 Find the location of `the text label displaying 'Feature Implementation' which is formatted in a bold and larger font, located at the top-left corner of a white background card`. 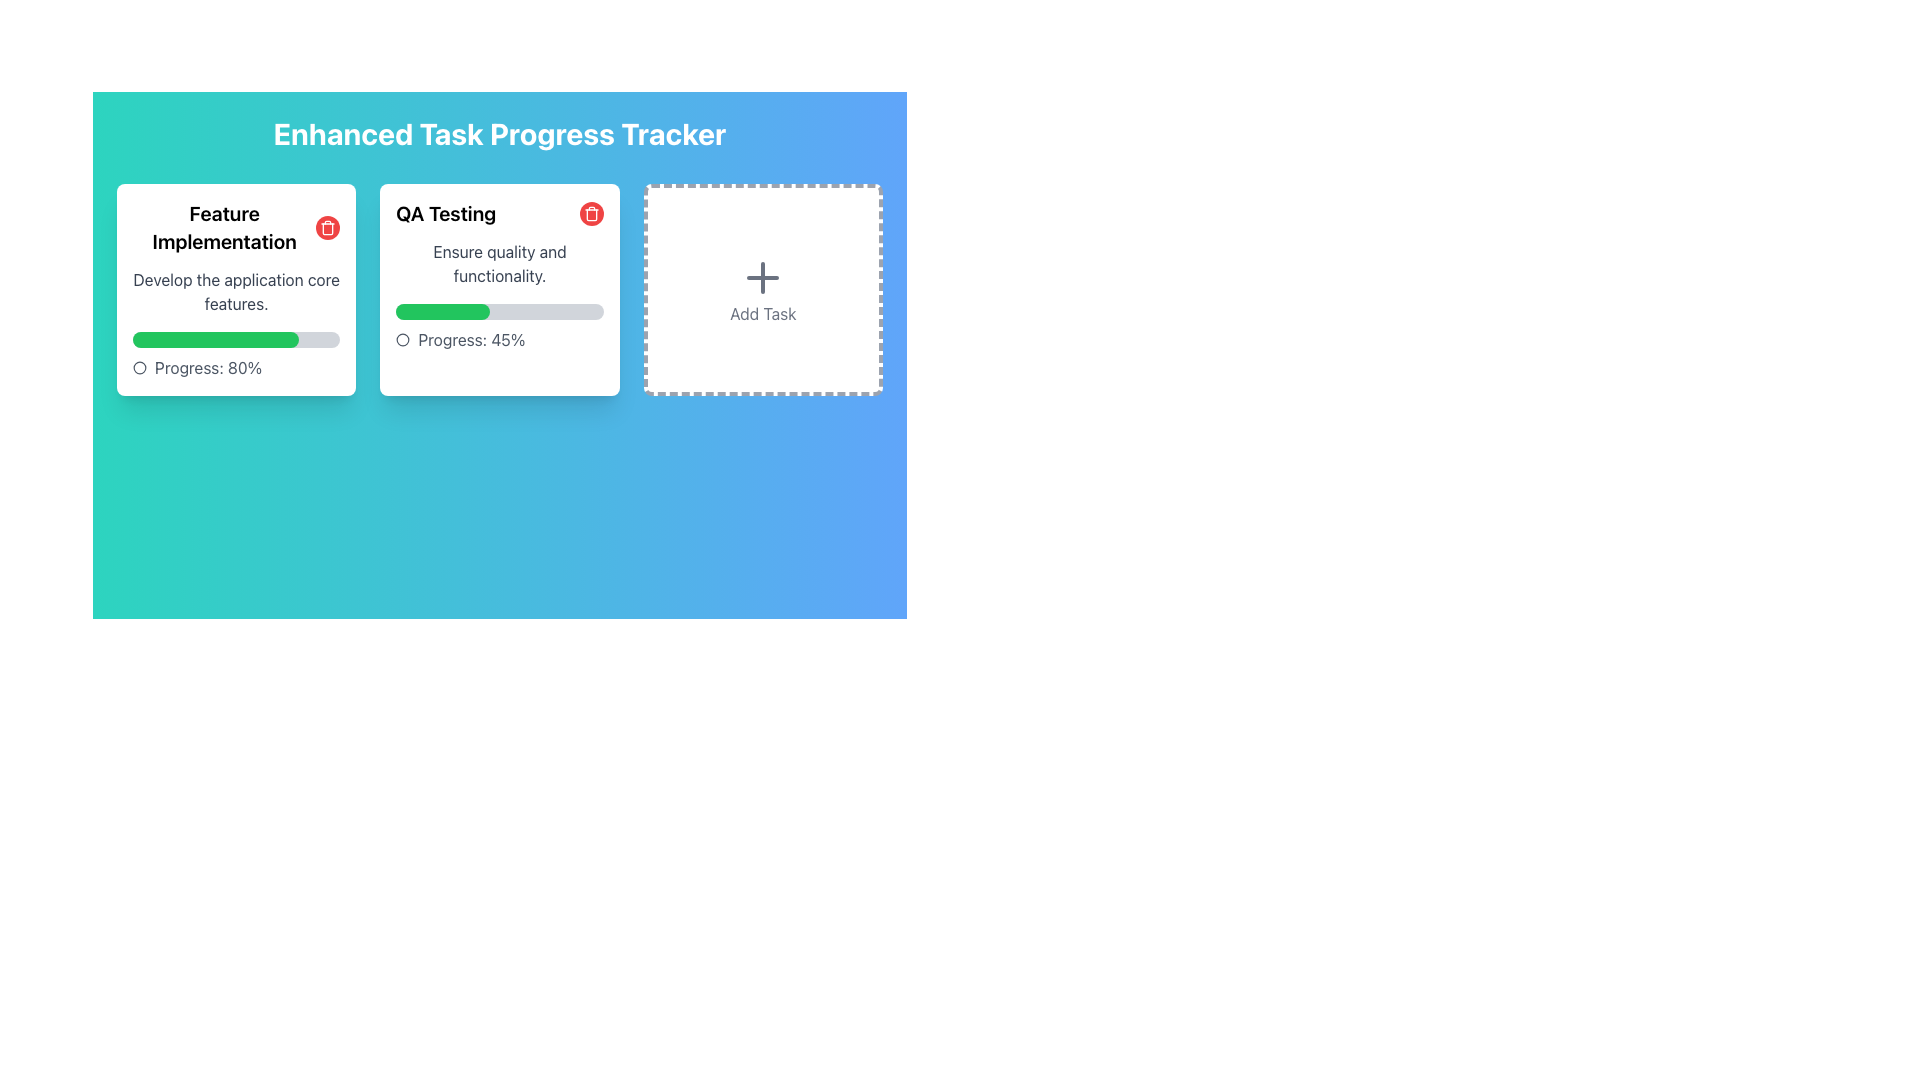

the text label displaying 'Feature Implementation' which is formatted in a bold and larger font, located at the top-left corner of a white background card is located at coordinates (236, 226).